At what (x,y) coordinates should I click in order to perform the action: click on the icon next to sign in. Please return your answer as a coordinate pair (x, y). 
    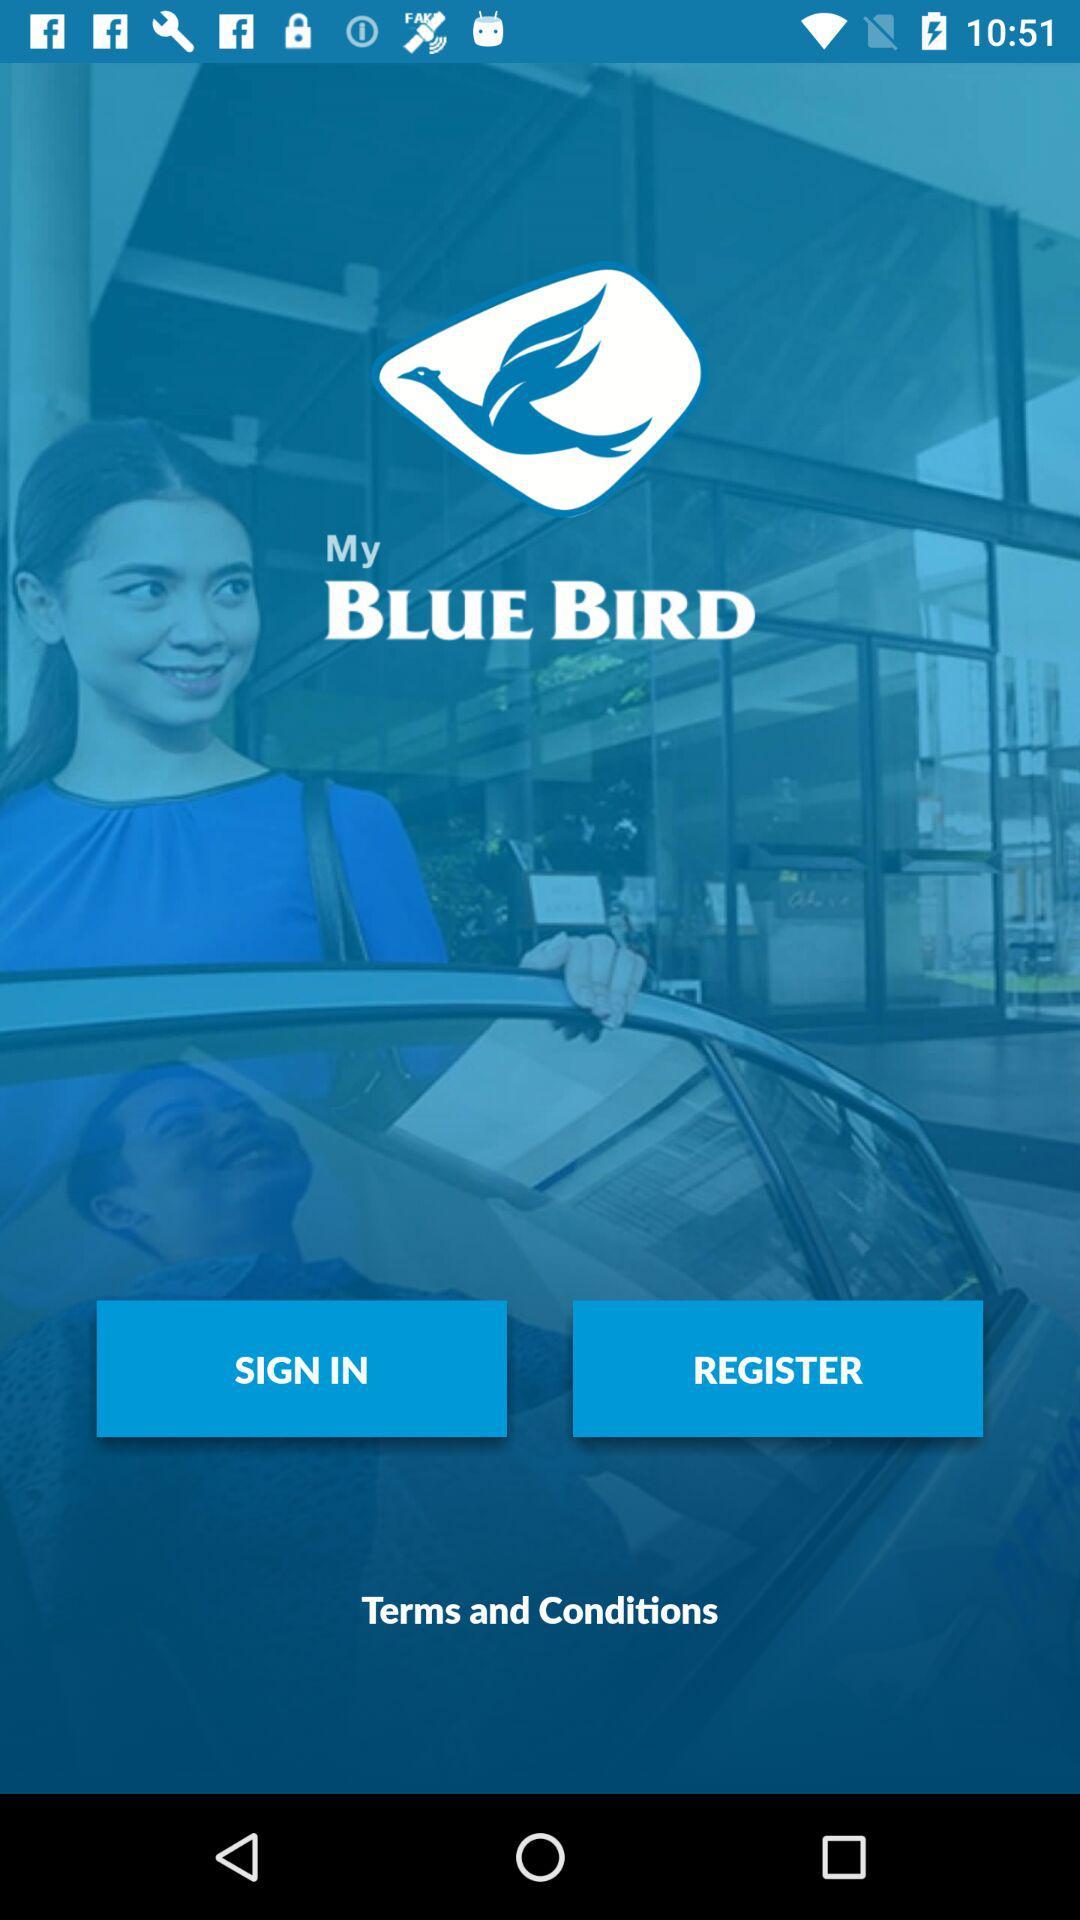
    Looking at the image, I should click on (777, 1367).